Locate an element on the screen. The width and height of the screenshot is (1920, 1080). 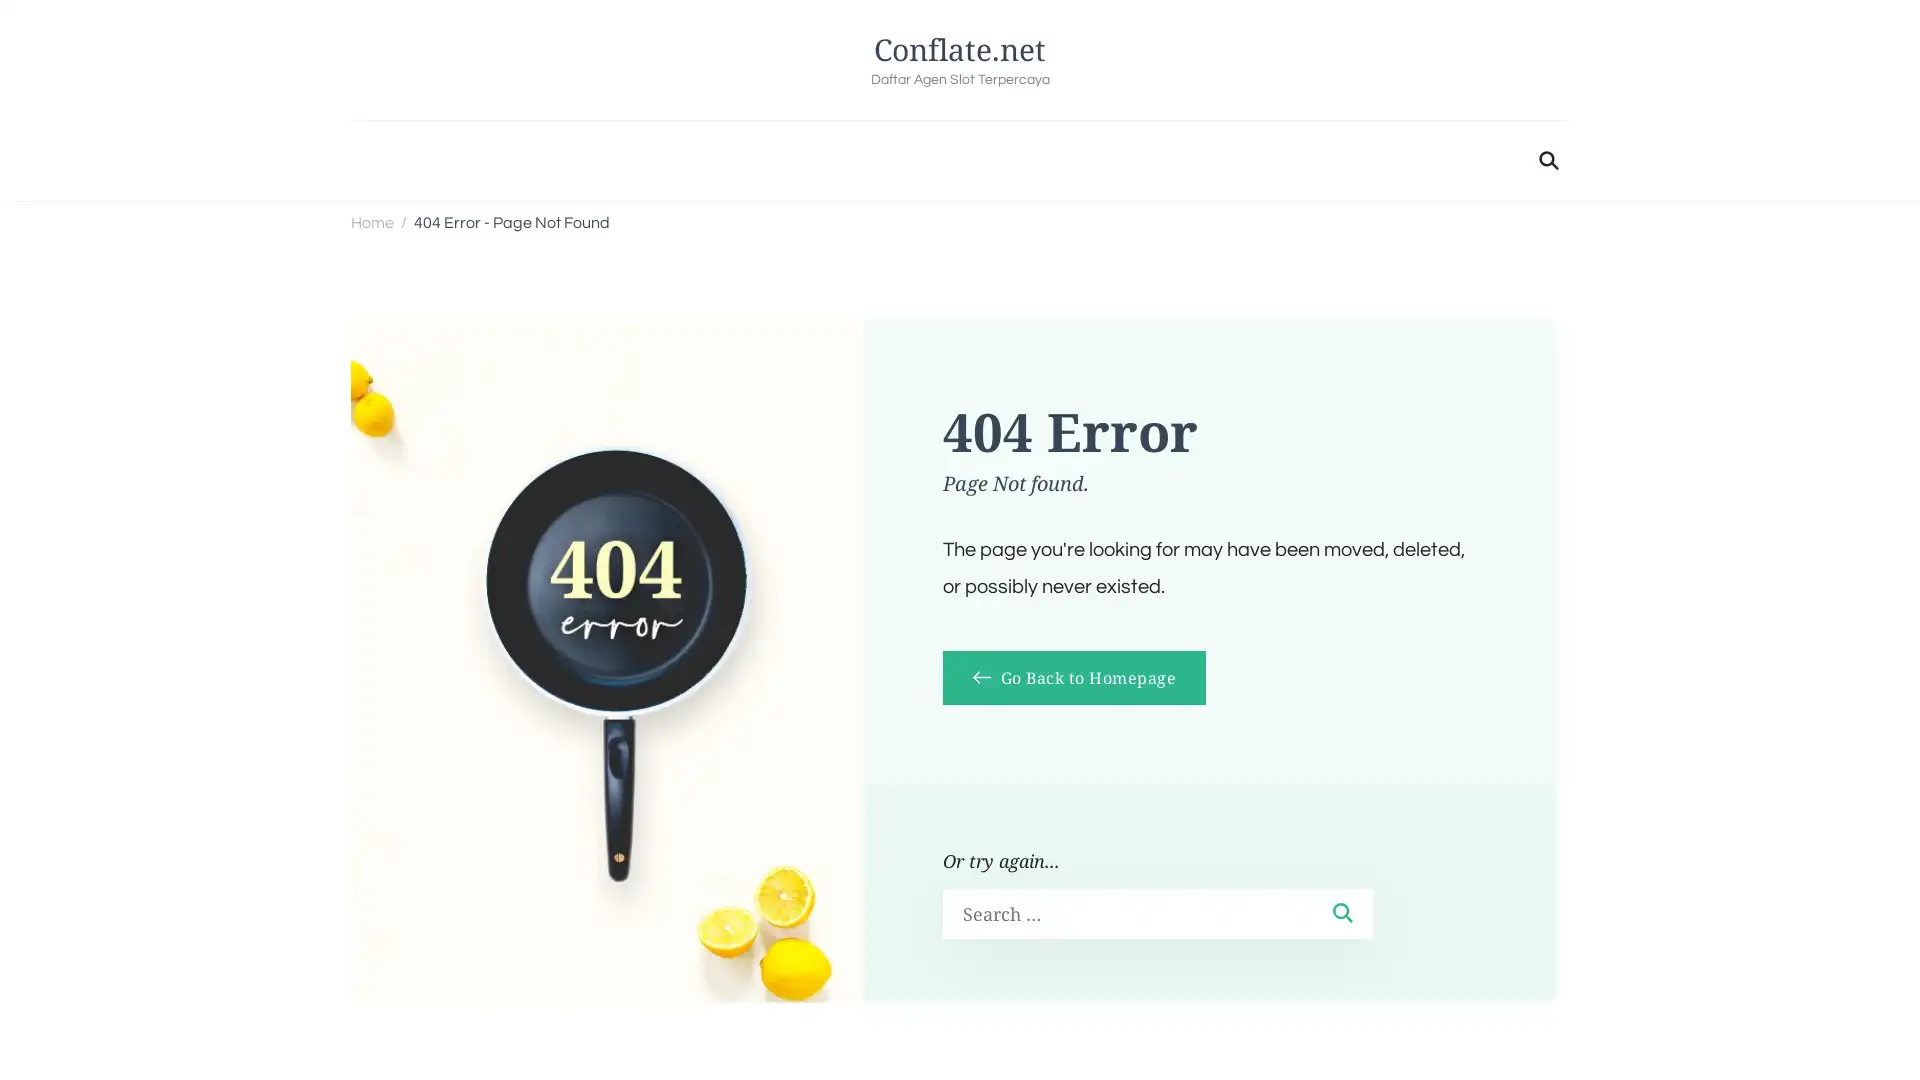
Search is located at coordinates (1342, 913).